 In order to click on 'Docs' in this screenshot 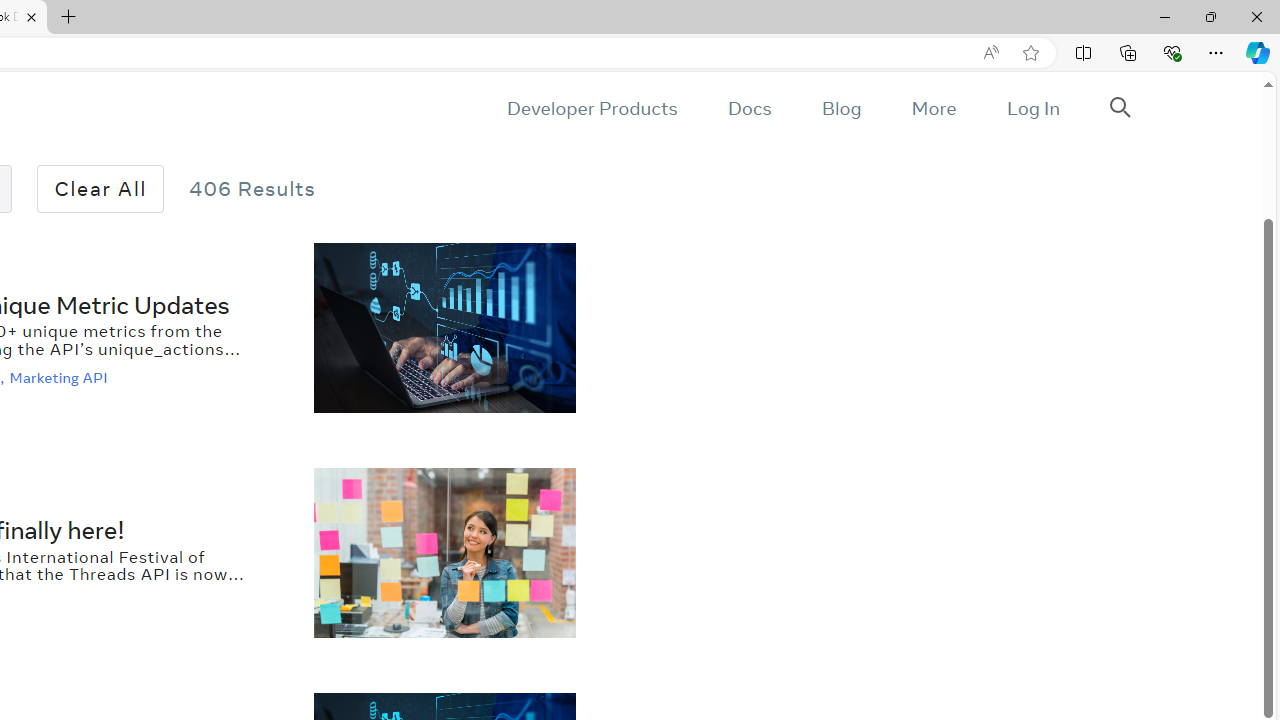, I will do `click(748, 108)`.